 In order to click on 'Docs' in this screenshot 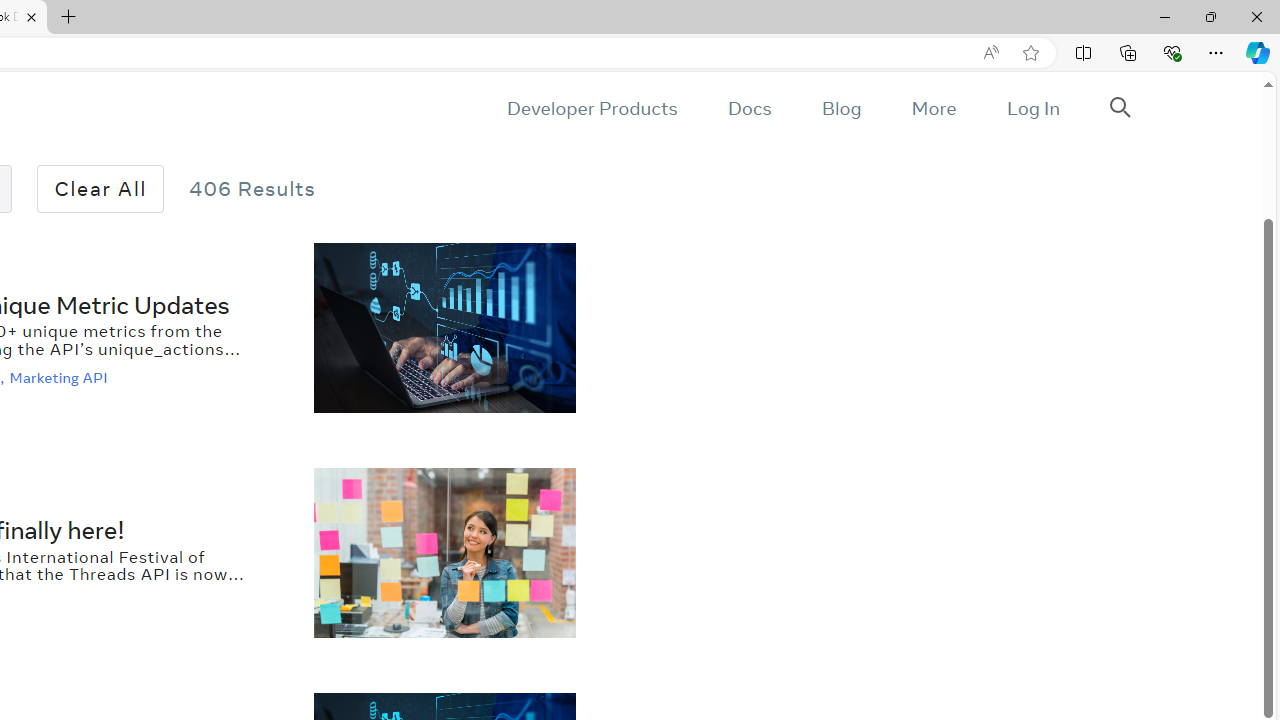, I will do `click(748, 108)`.